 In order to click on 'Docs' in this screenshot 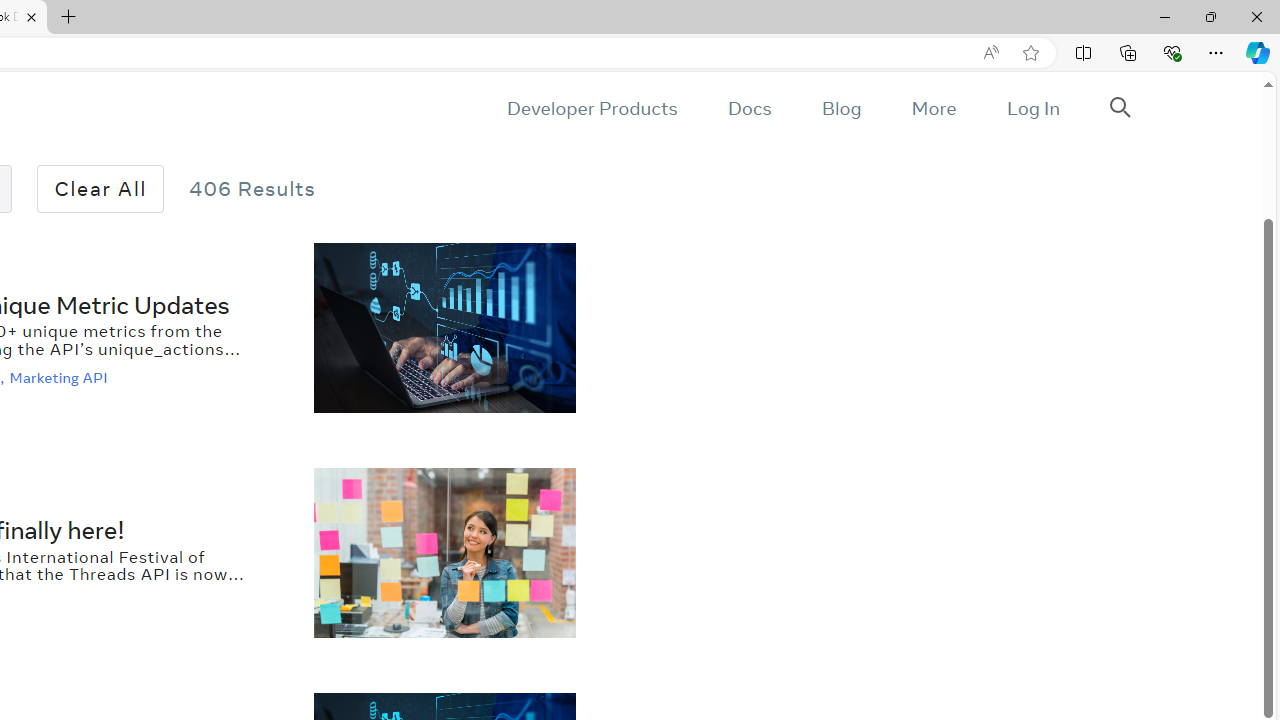, I will do `click(748, 108)`.